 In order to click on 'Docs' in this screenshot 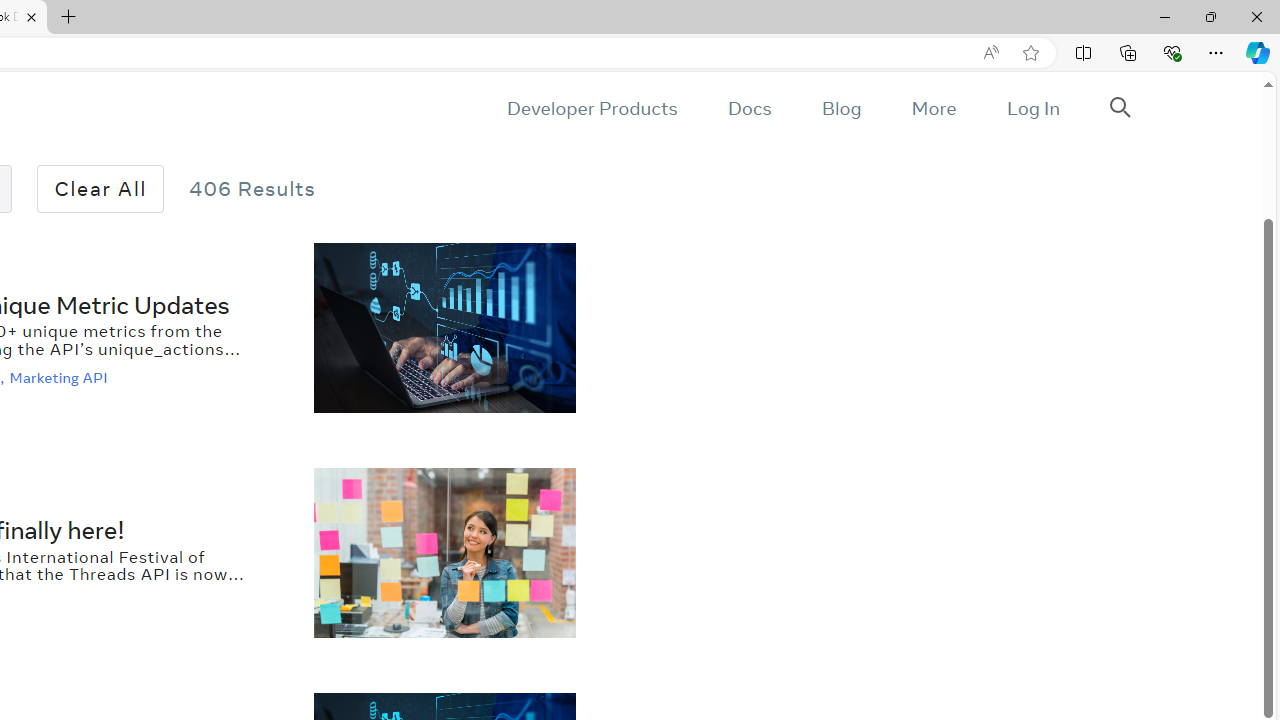, I will do `click(748, 108)`.